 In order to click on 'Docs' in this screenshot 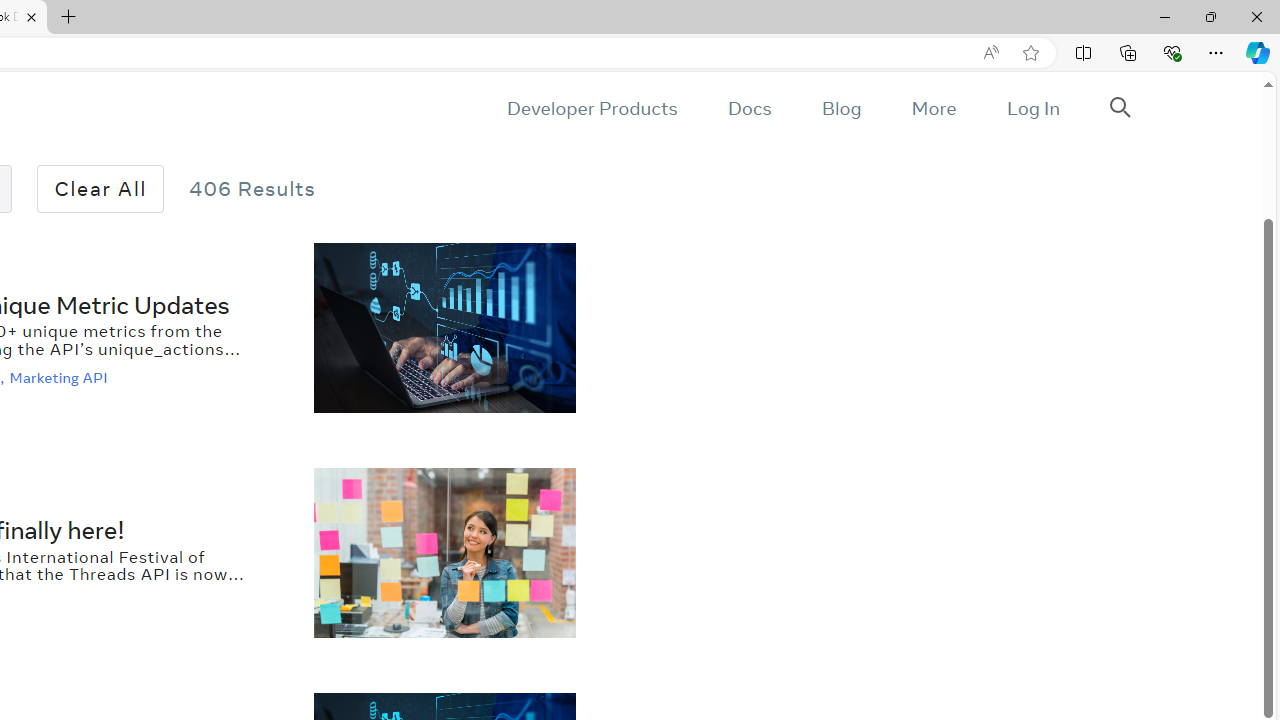, I will do `click(748, 108)`.